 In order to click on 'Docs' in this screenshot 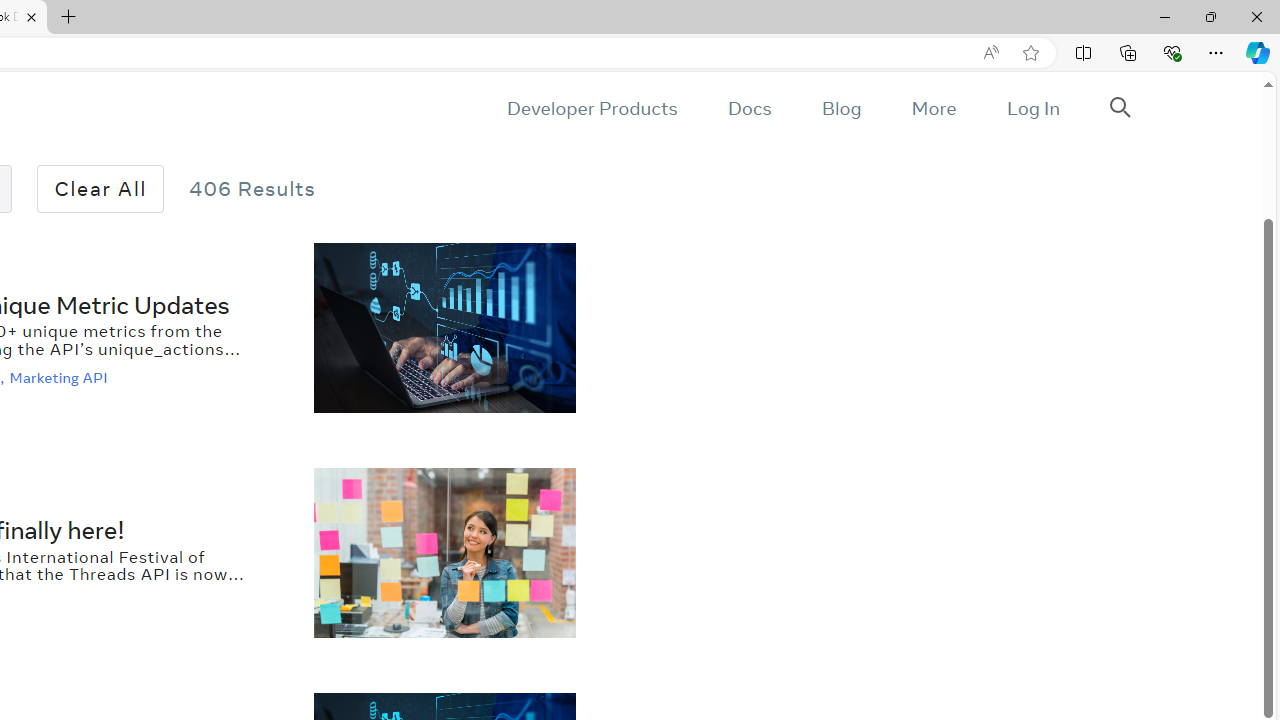, I will do `click(748, 108)`.